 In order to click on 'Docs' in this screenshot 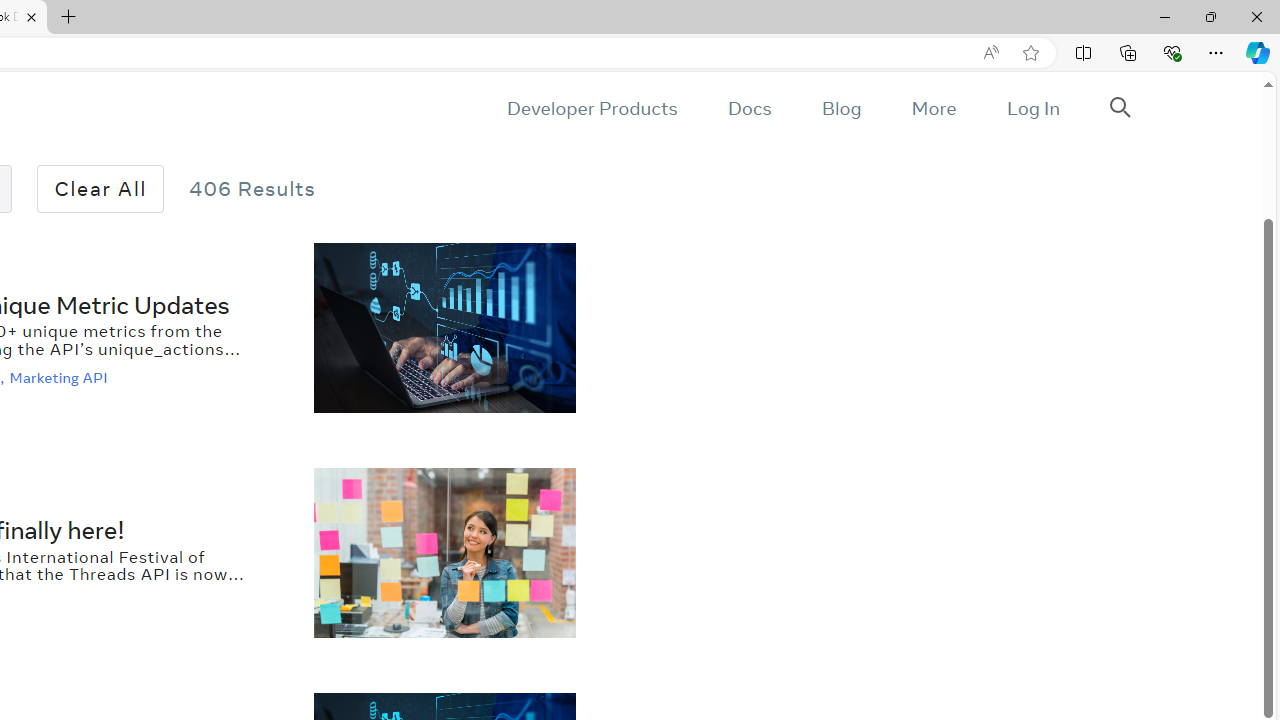, I will do `click(748, 108)`.